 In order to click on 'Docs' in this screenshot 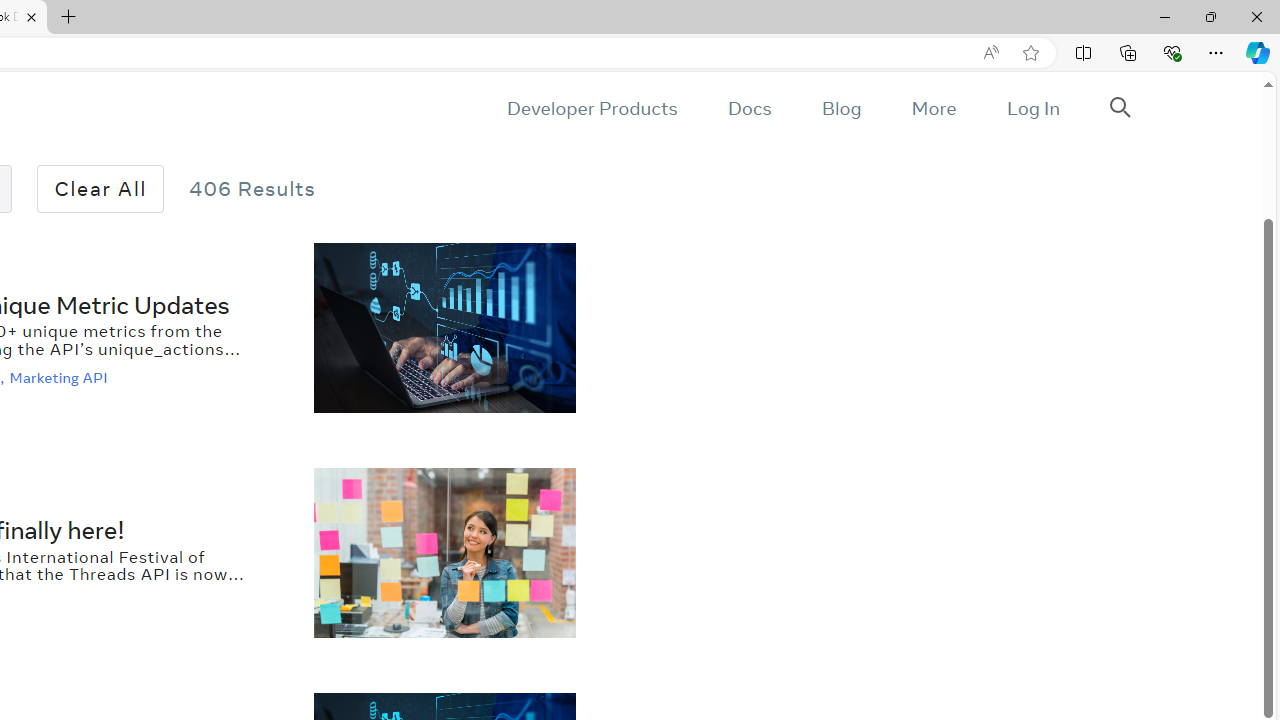, I will do `click(748, 108)`.